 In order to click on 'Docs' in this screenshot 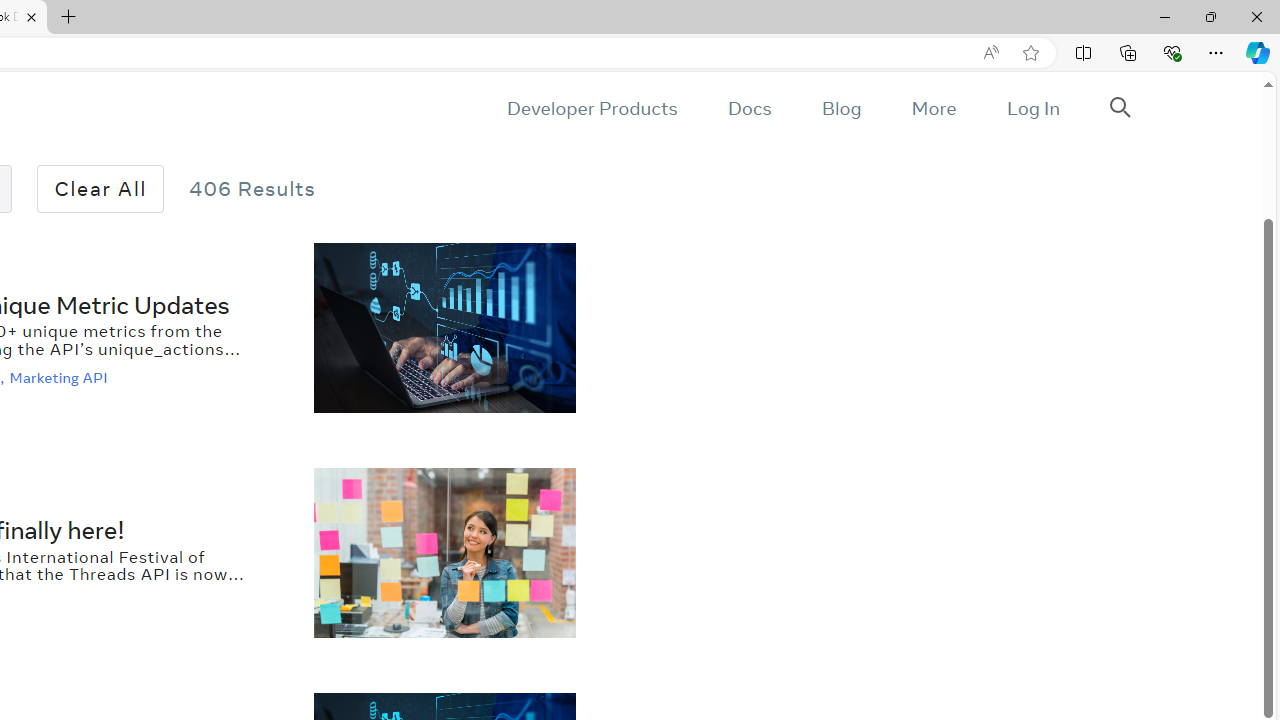, I will do `click(748, 108)`.